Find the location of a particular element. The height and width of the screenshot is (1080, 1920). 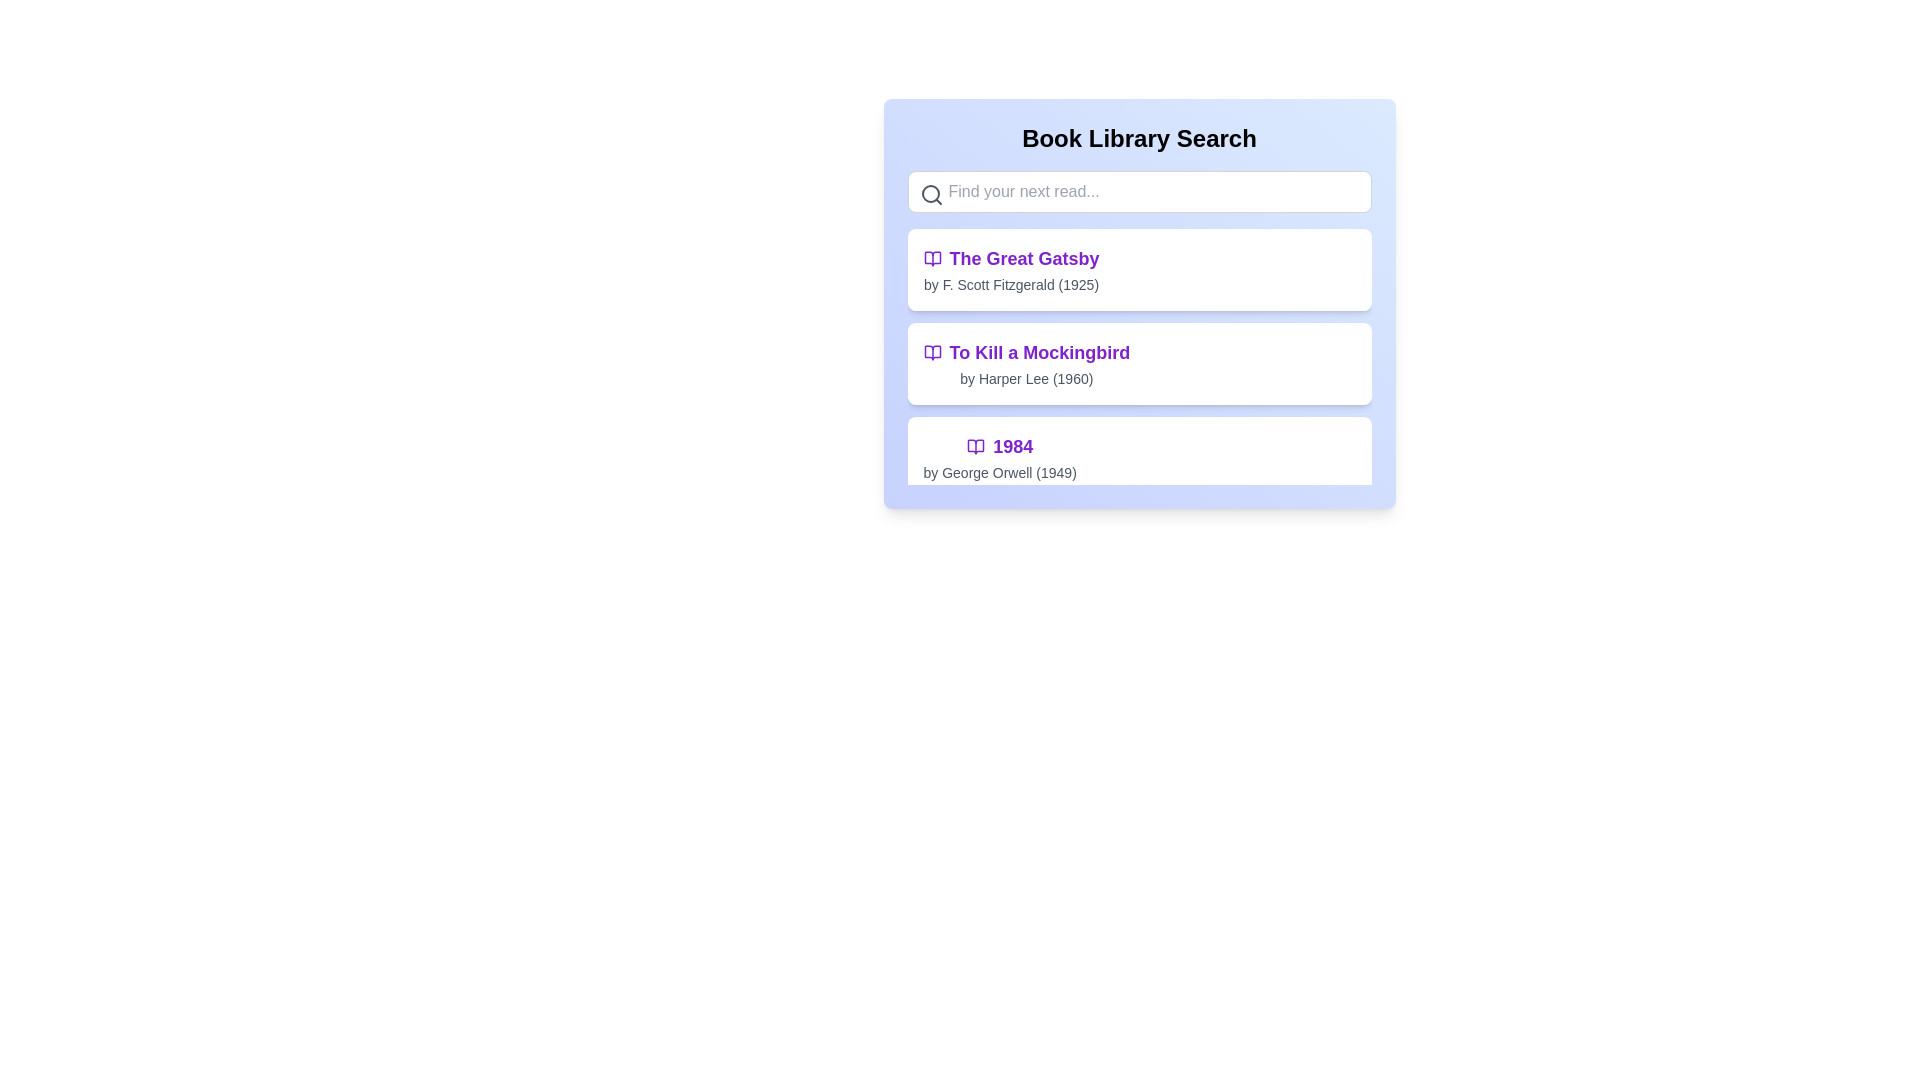

the second book entry in the library search results, which displays the title and author details, positioned between 'The Great Gatsby' and '1984' is located at coordinates (1139, 363).